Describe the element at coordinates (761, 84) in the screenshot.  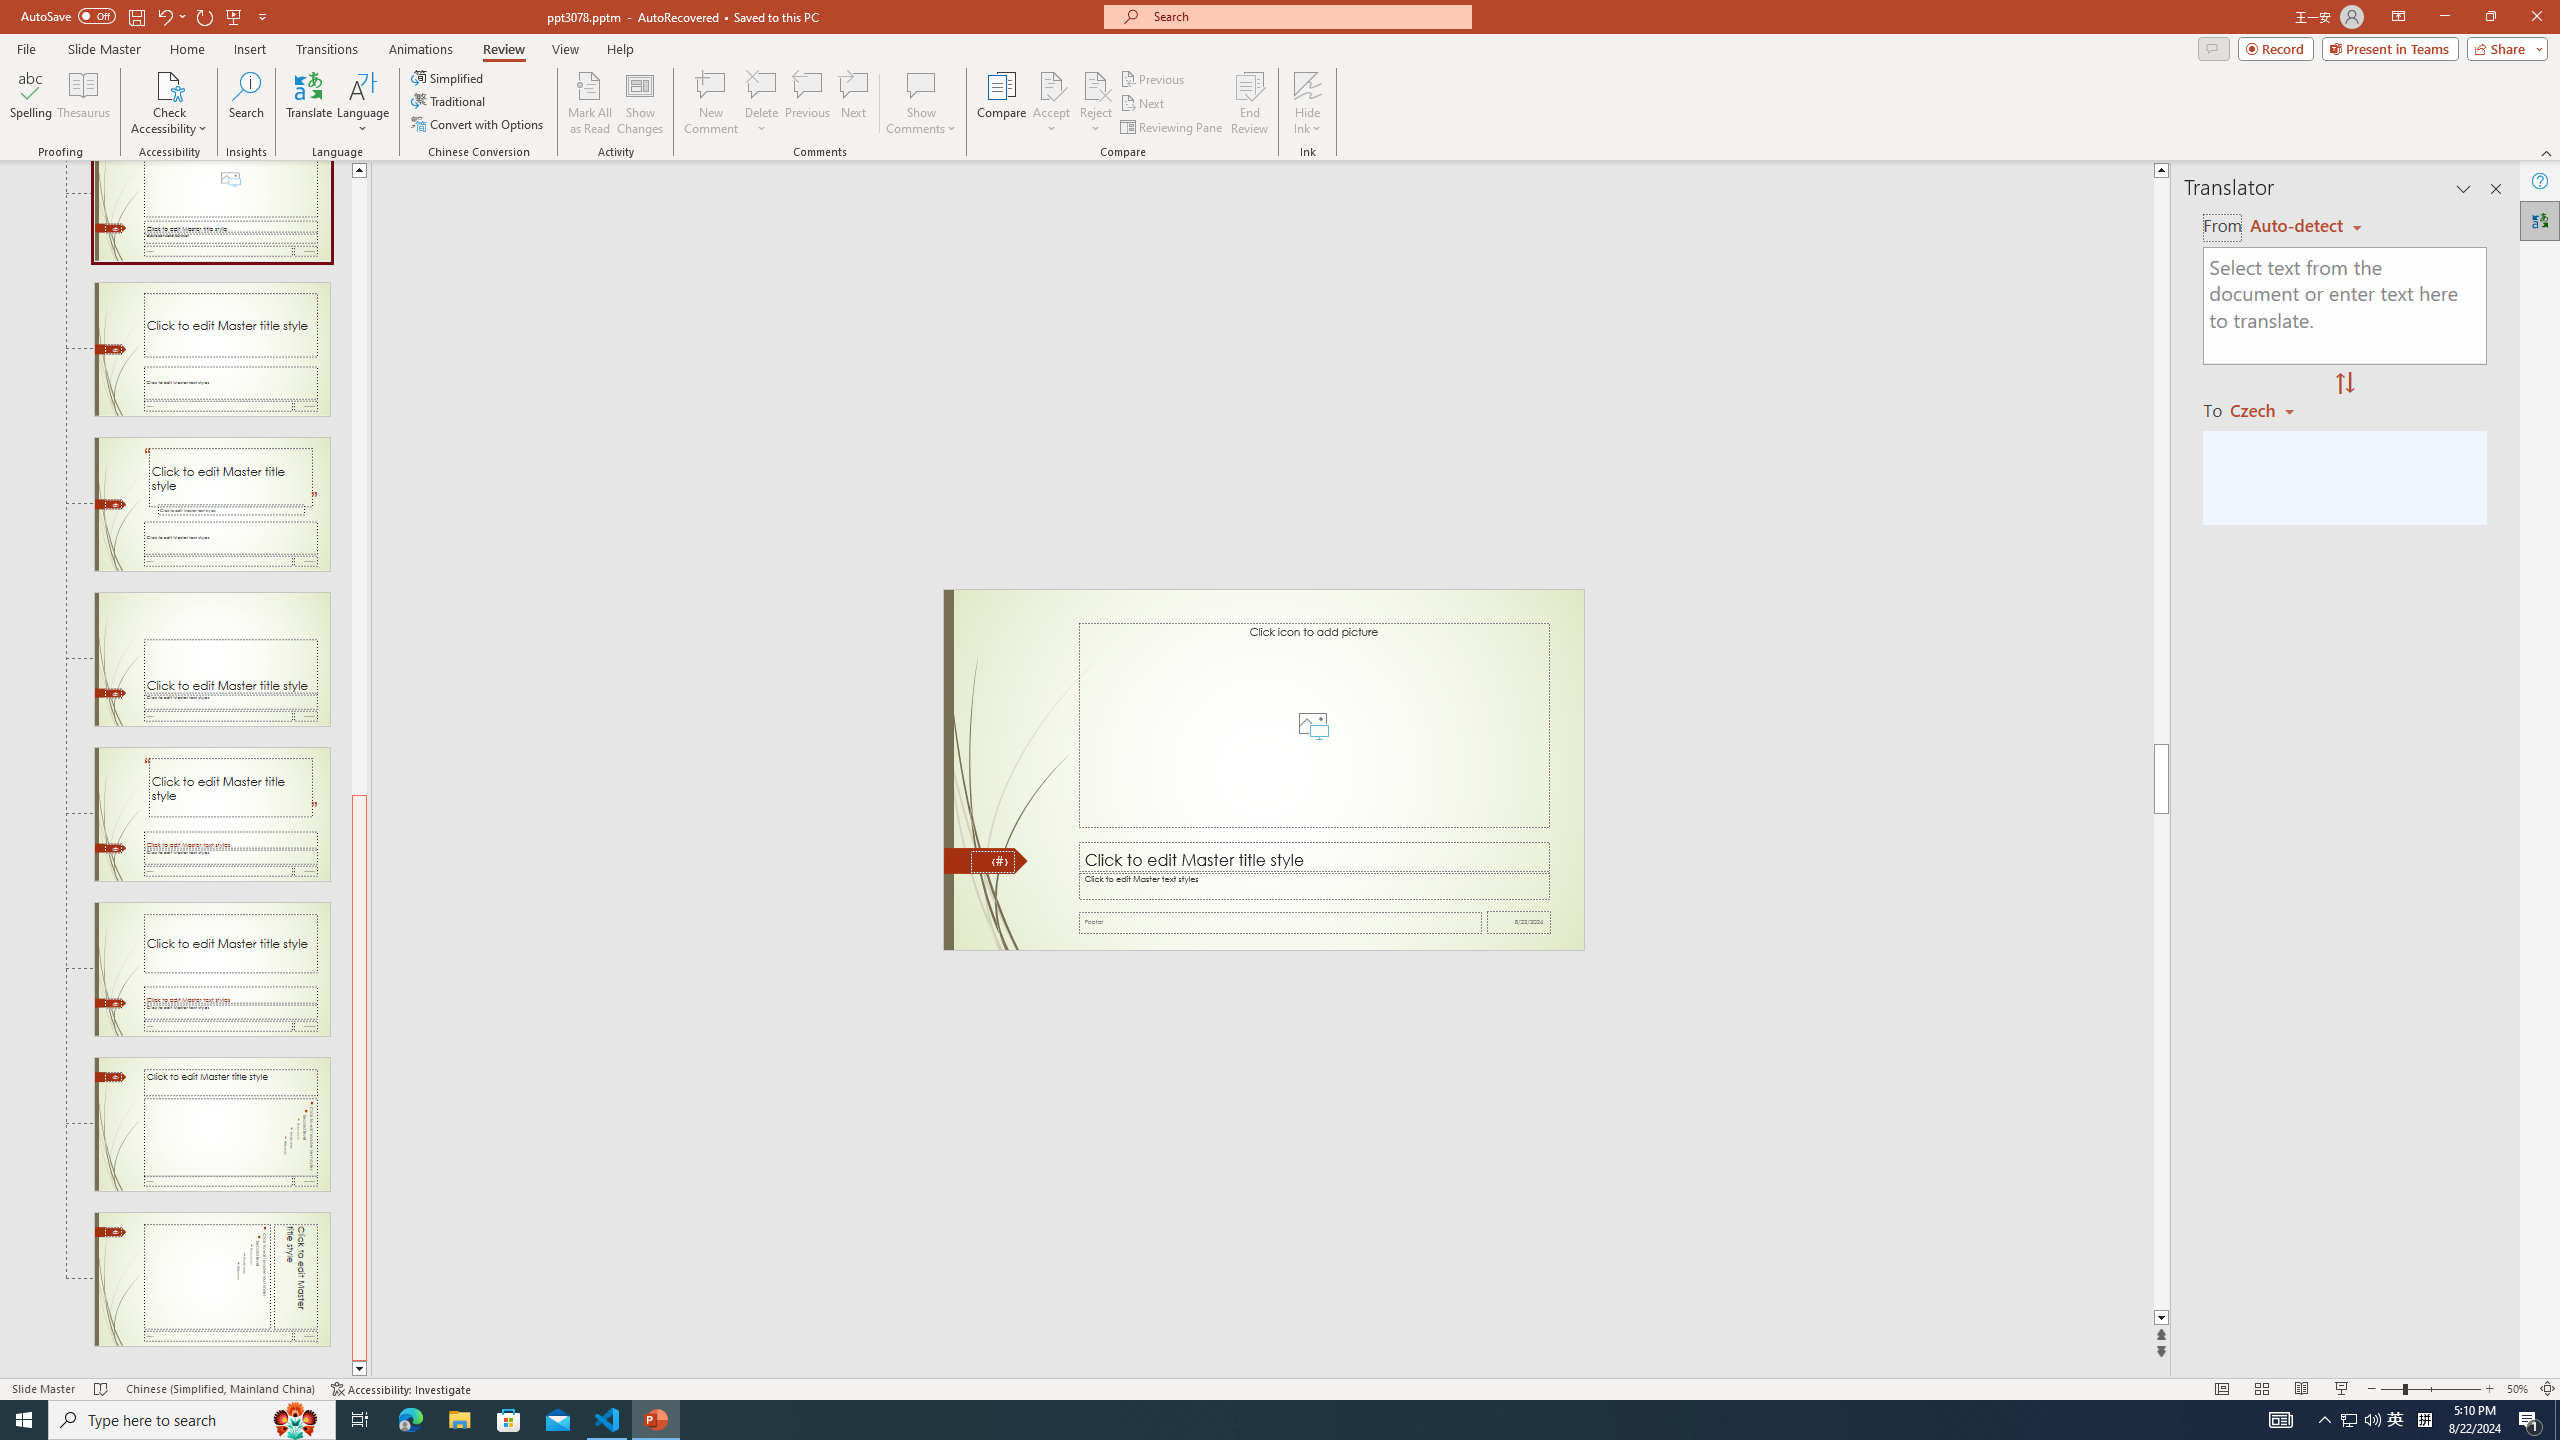
I see `'Delete'` at that location.